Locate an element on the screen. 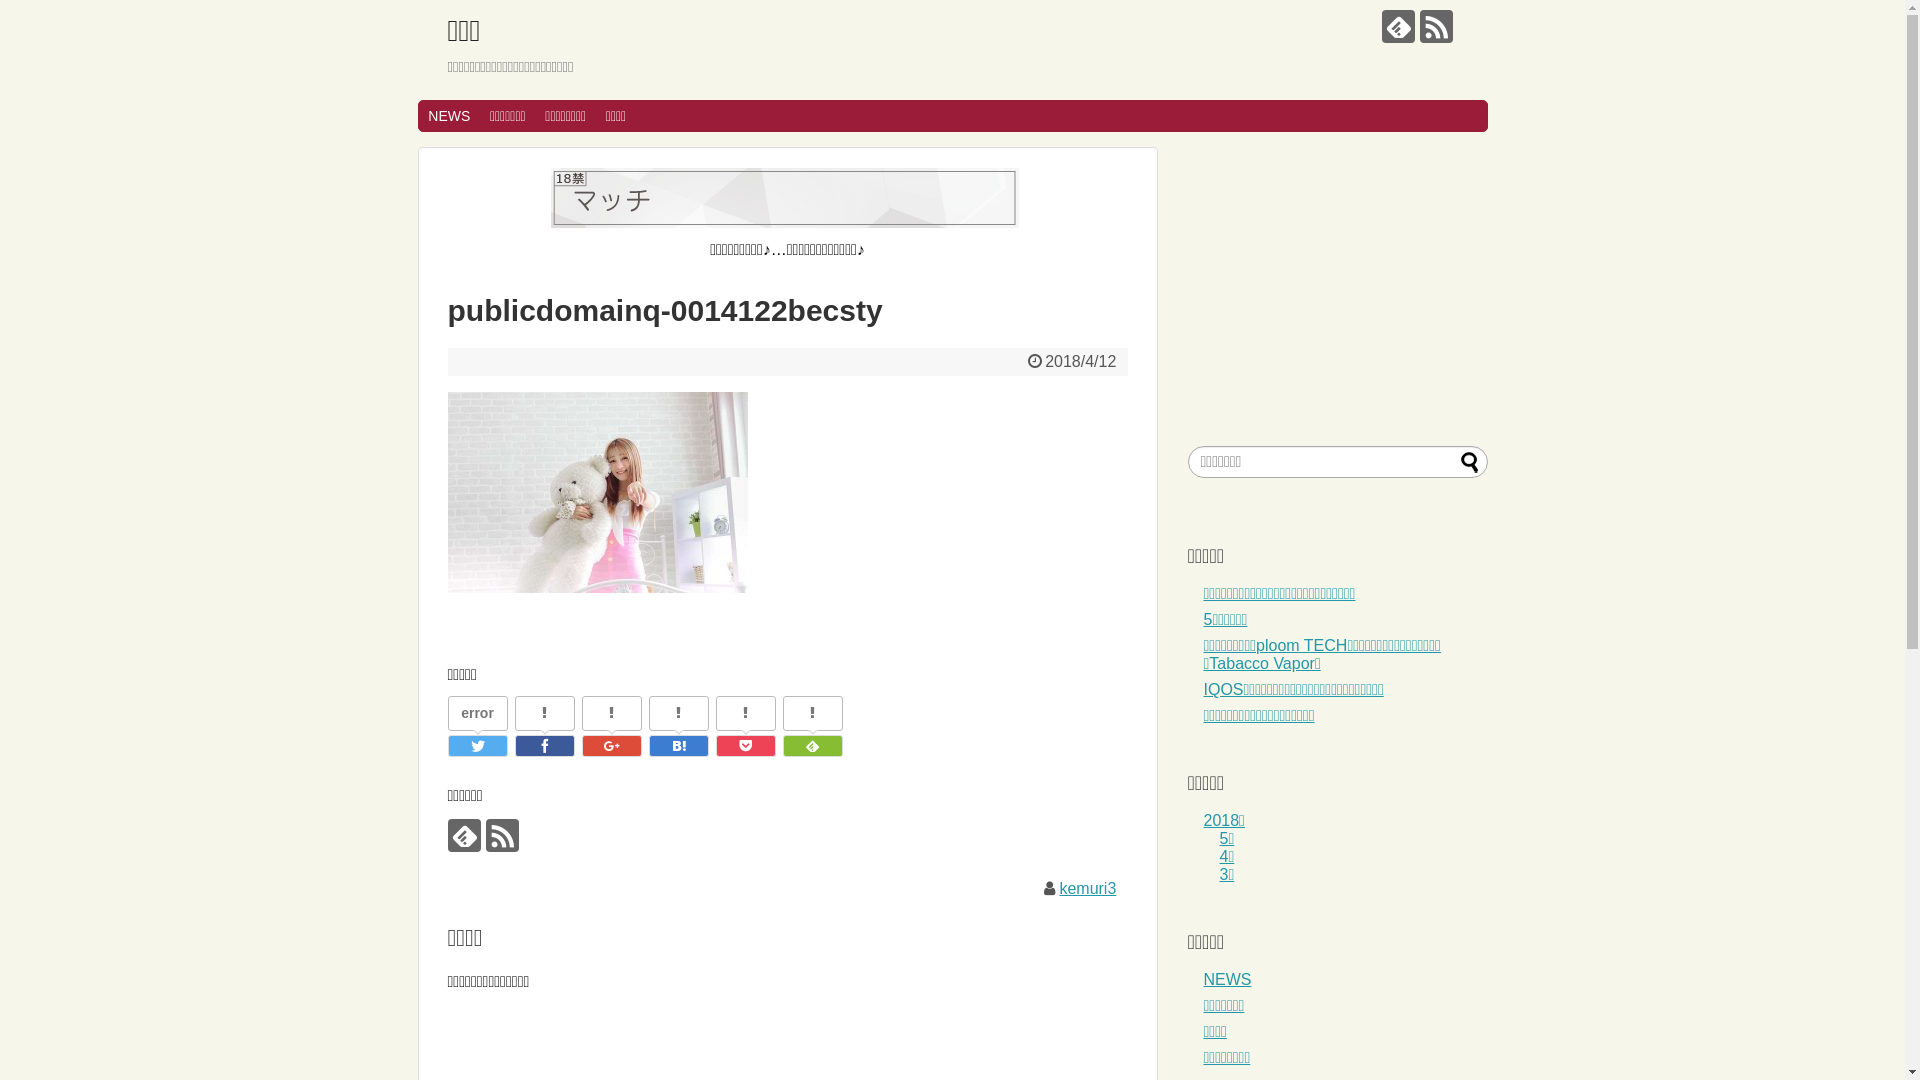 This screenshot has width=1920, height=1080. 'kemuri3' is located at coordinates (1086, 887).